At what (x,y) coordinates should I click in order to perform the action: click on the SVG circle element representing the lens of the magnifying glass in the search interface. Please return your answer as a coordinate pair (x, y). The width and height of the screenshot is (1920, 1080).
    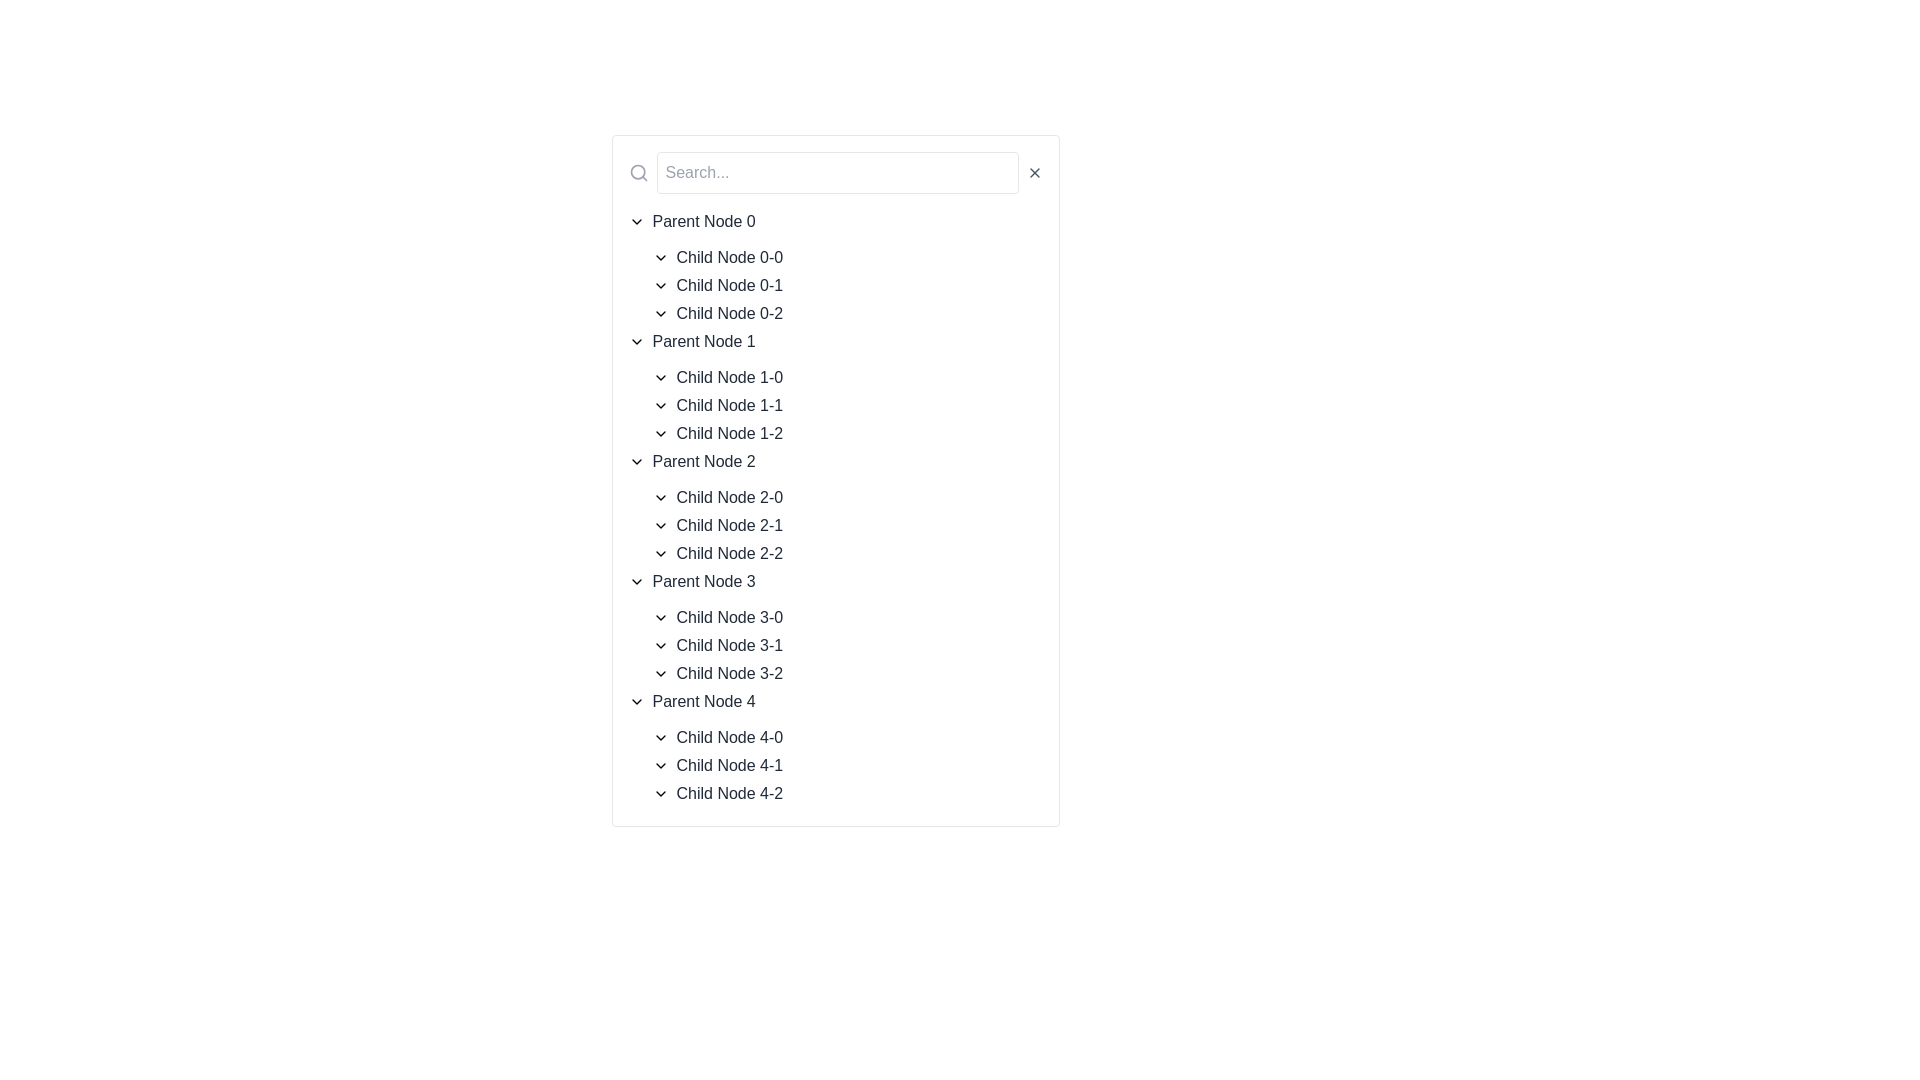
    Looking at the image, I should click on (636, 171).